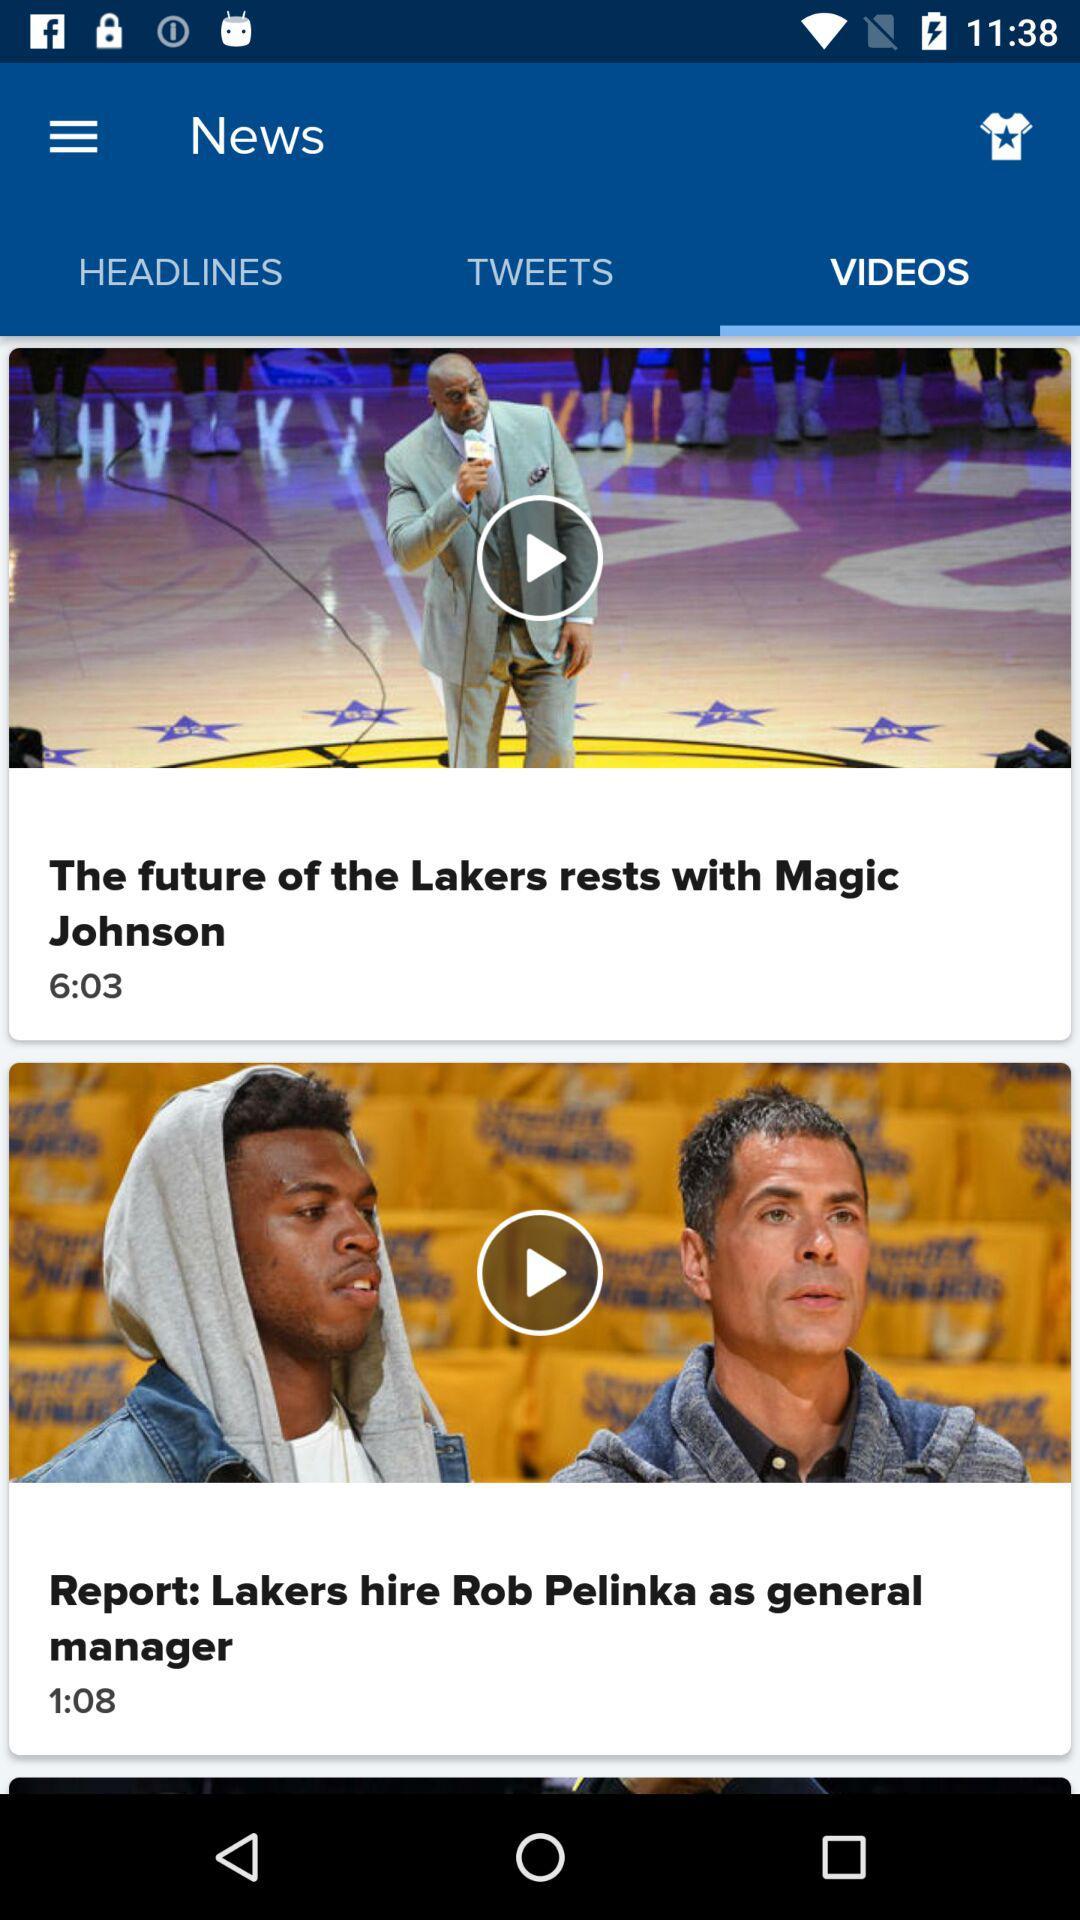 The image size is (1080, 1920). What do you see at coordinates (540, 1271) in the screenshot?
I see `because back devicer` at bounding box center [540, 1271].